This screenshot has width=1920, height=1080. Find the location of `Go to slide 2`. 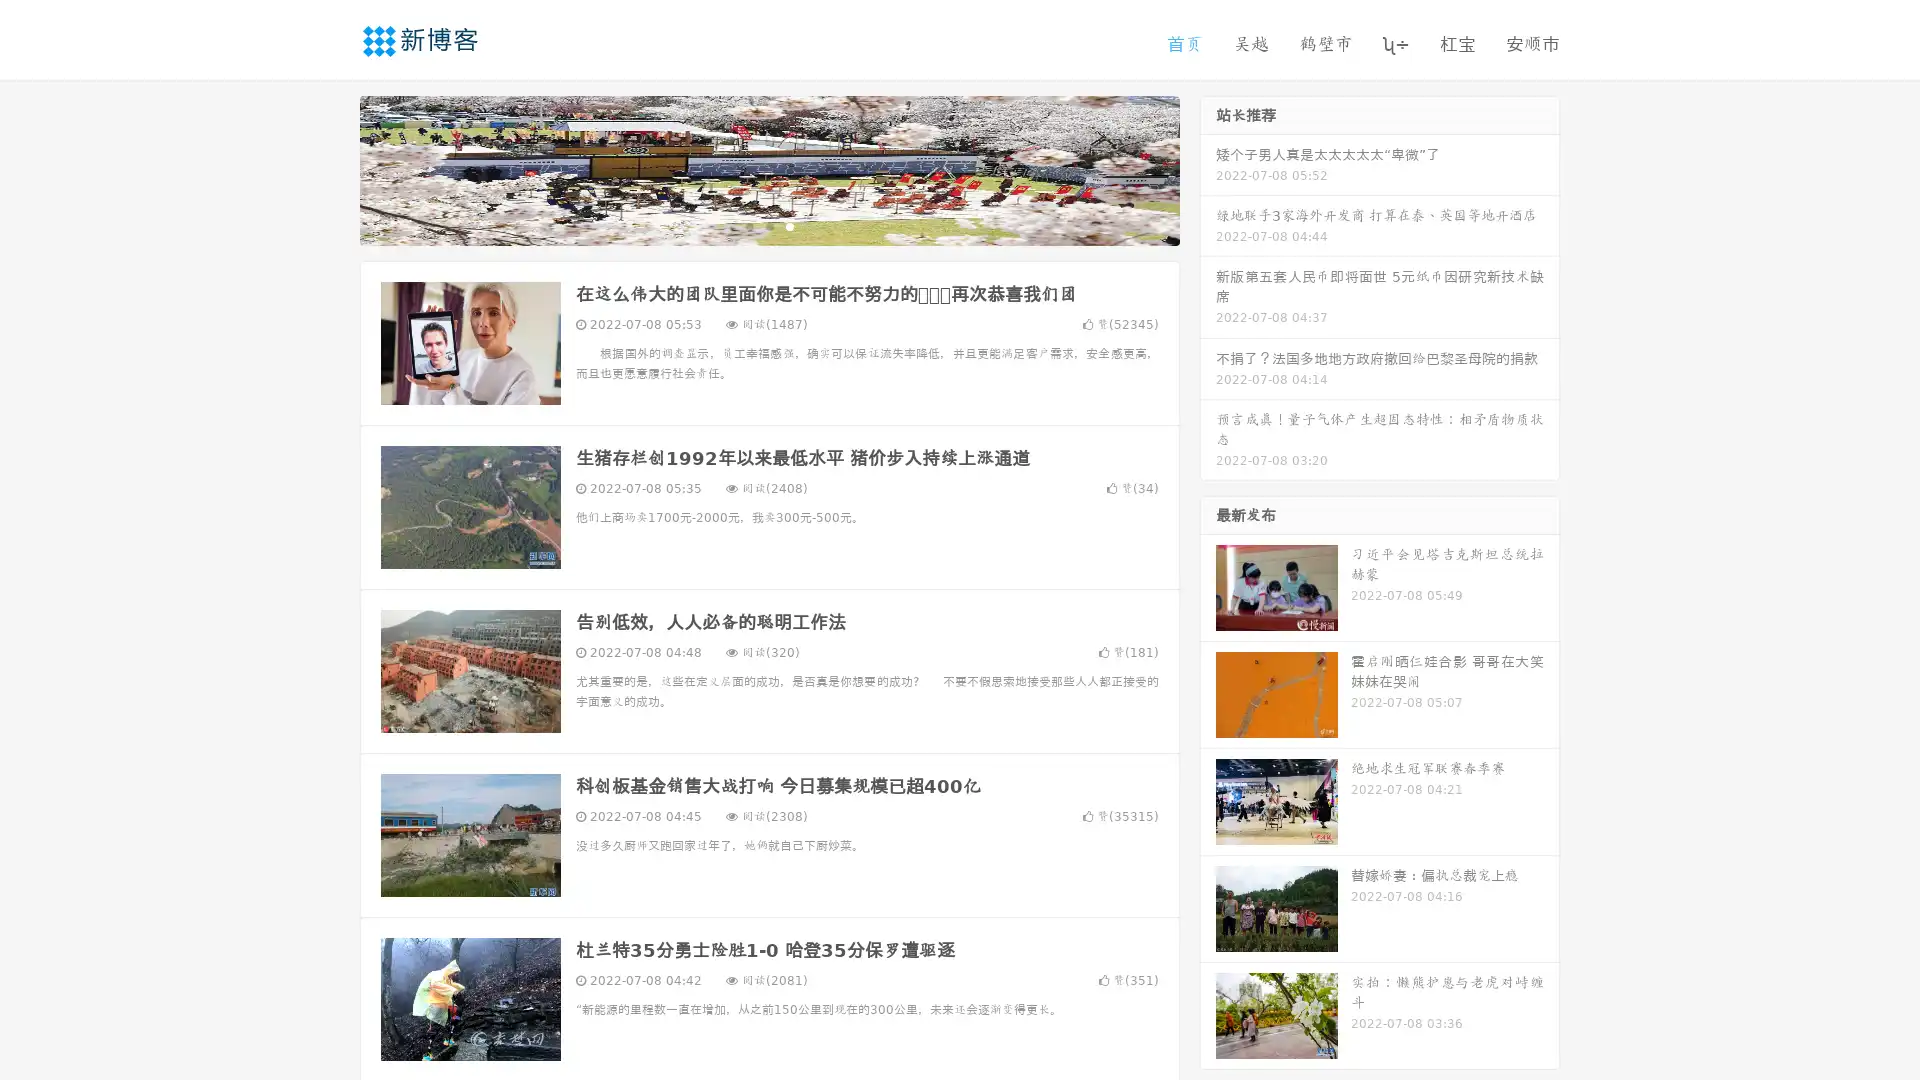

Go to slide 2 is located at coordinates (768, 225).